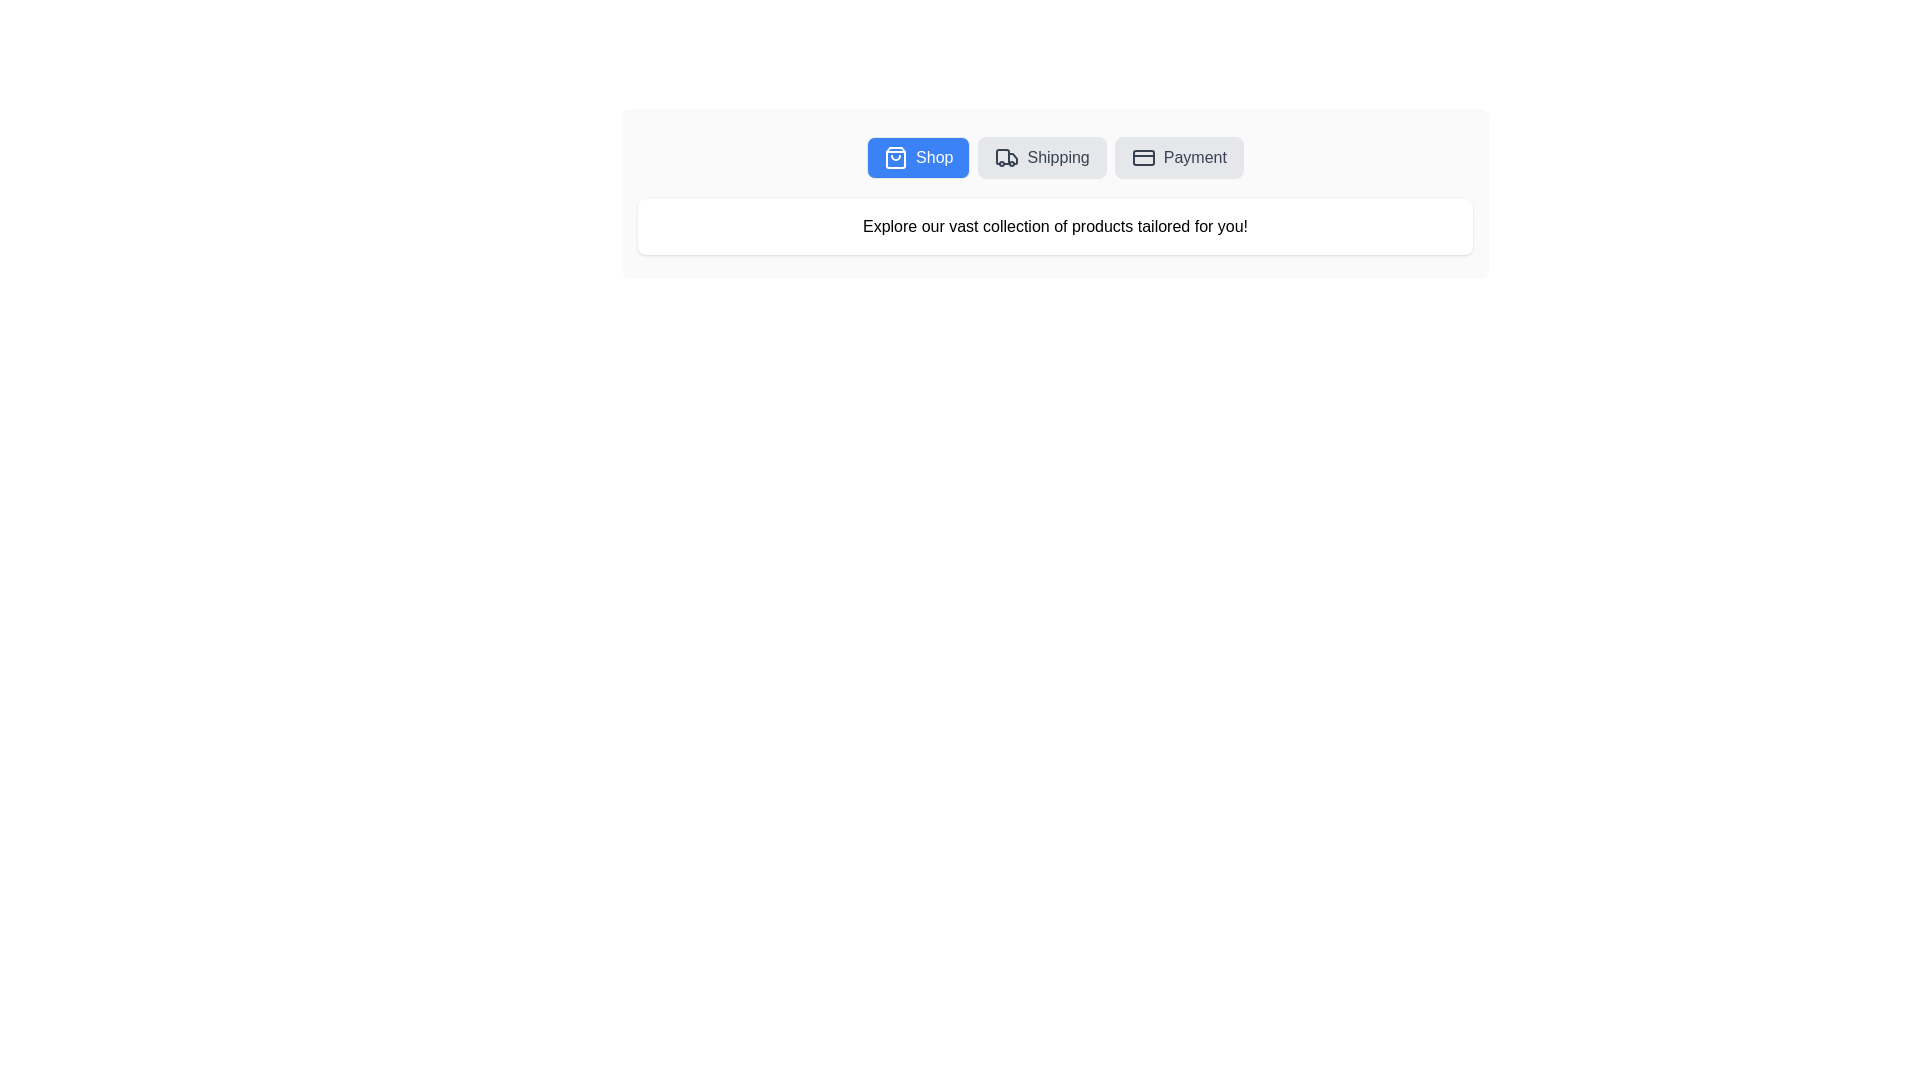 This screenshot has height=1080, width=1920. What do you see at coordinates (1054, 226) in the screenshot?
I see `the informational text block located below the 'Shop', 'Shipping', and 'Payment' buttons, which provides context or guidance about the page's content` at bounding box center [1054, 226].